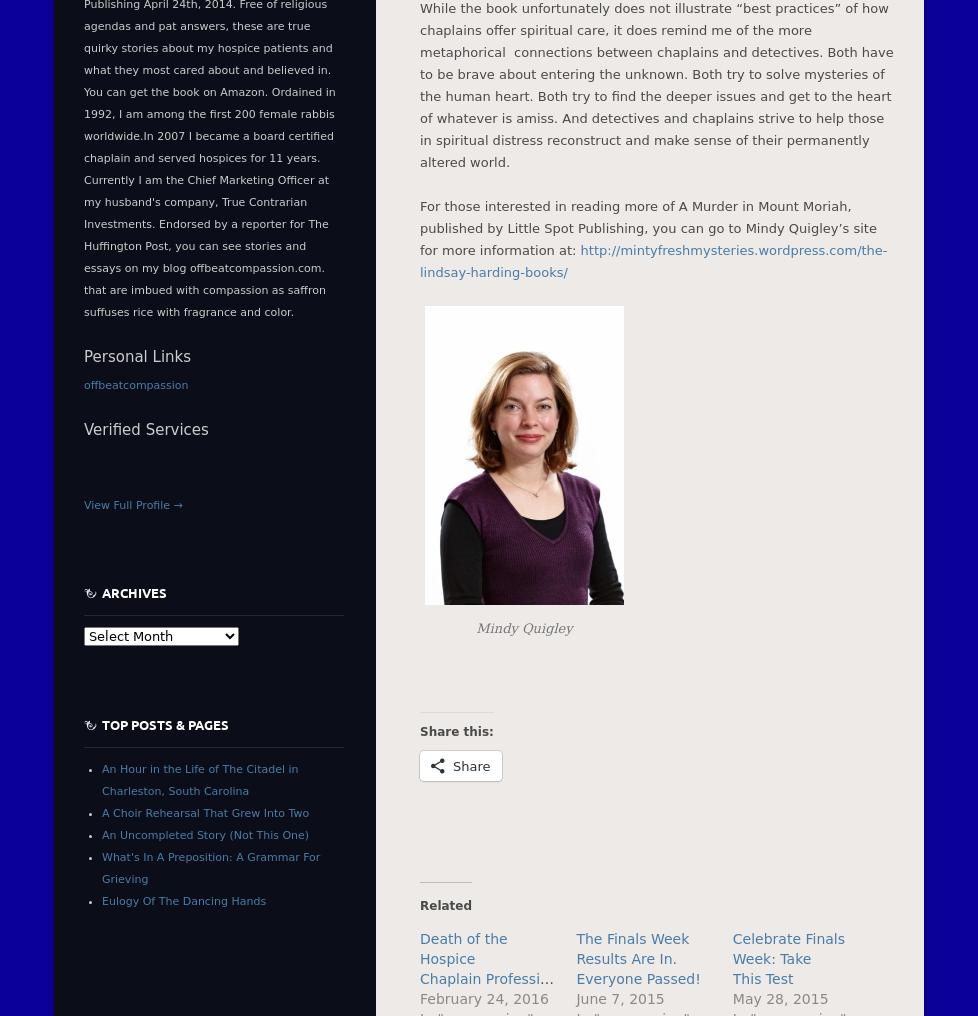  I want to click on 'An Uncompleted Story (Not This One)', so click(205, 834).